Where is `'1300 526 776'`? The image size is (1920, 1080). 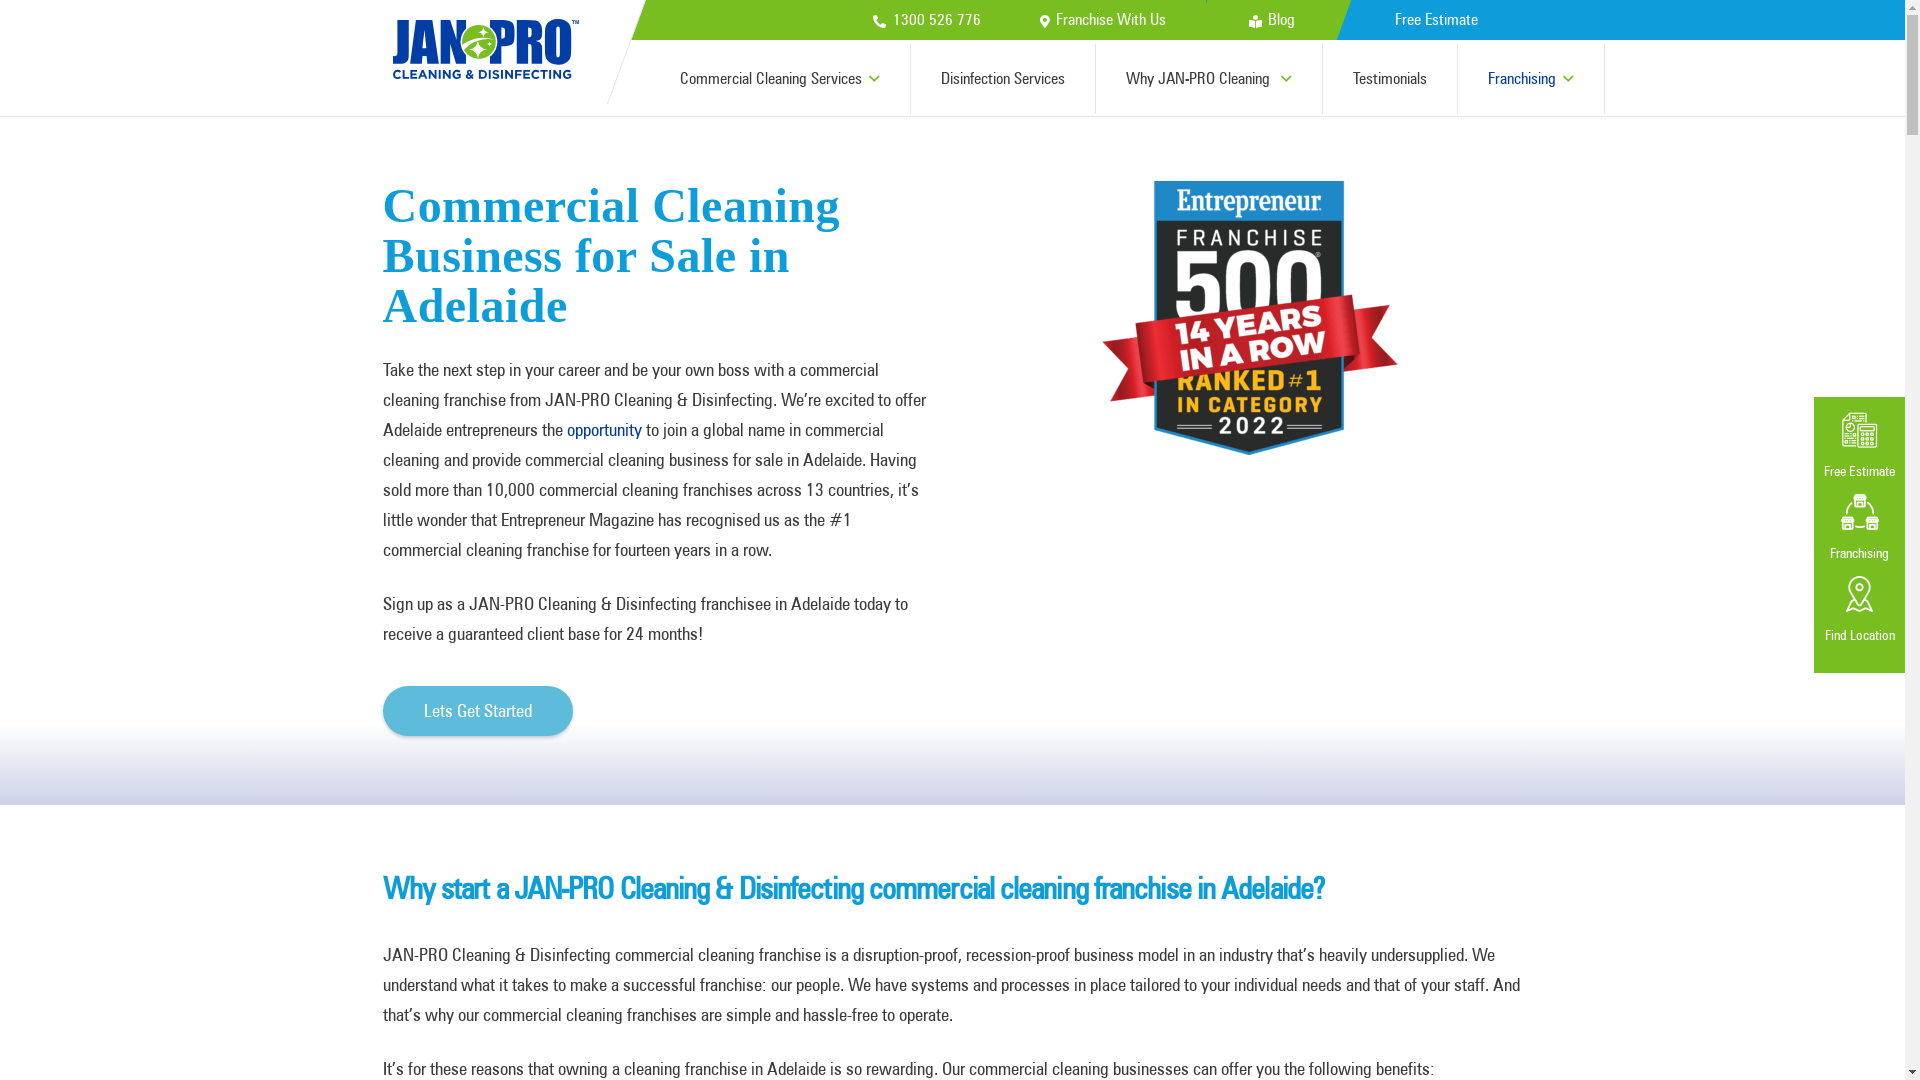 '1300 526 776' is located at coordinates (873, 19).